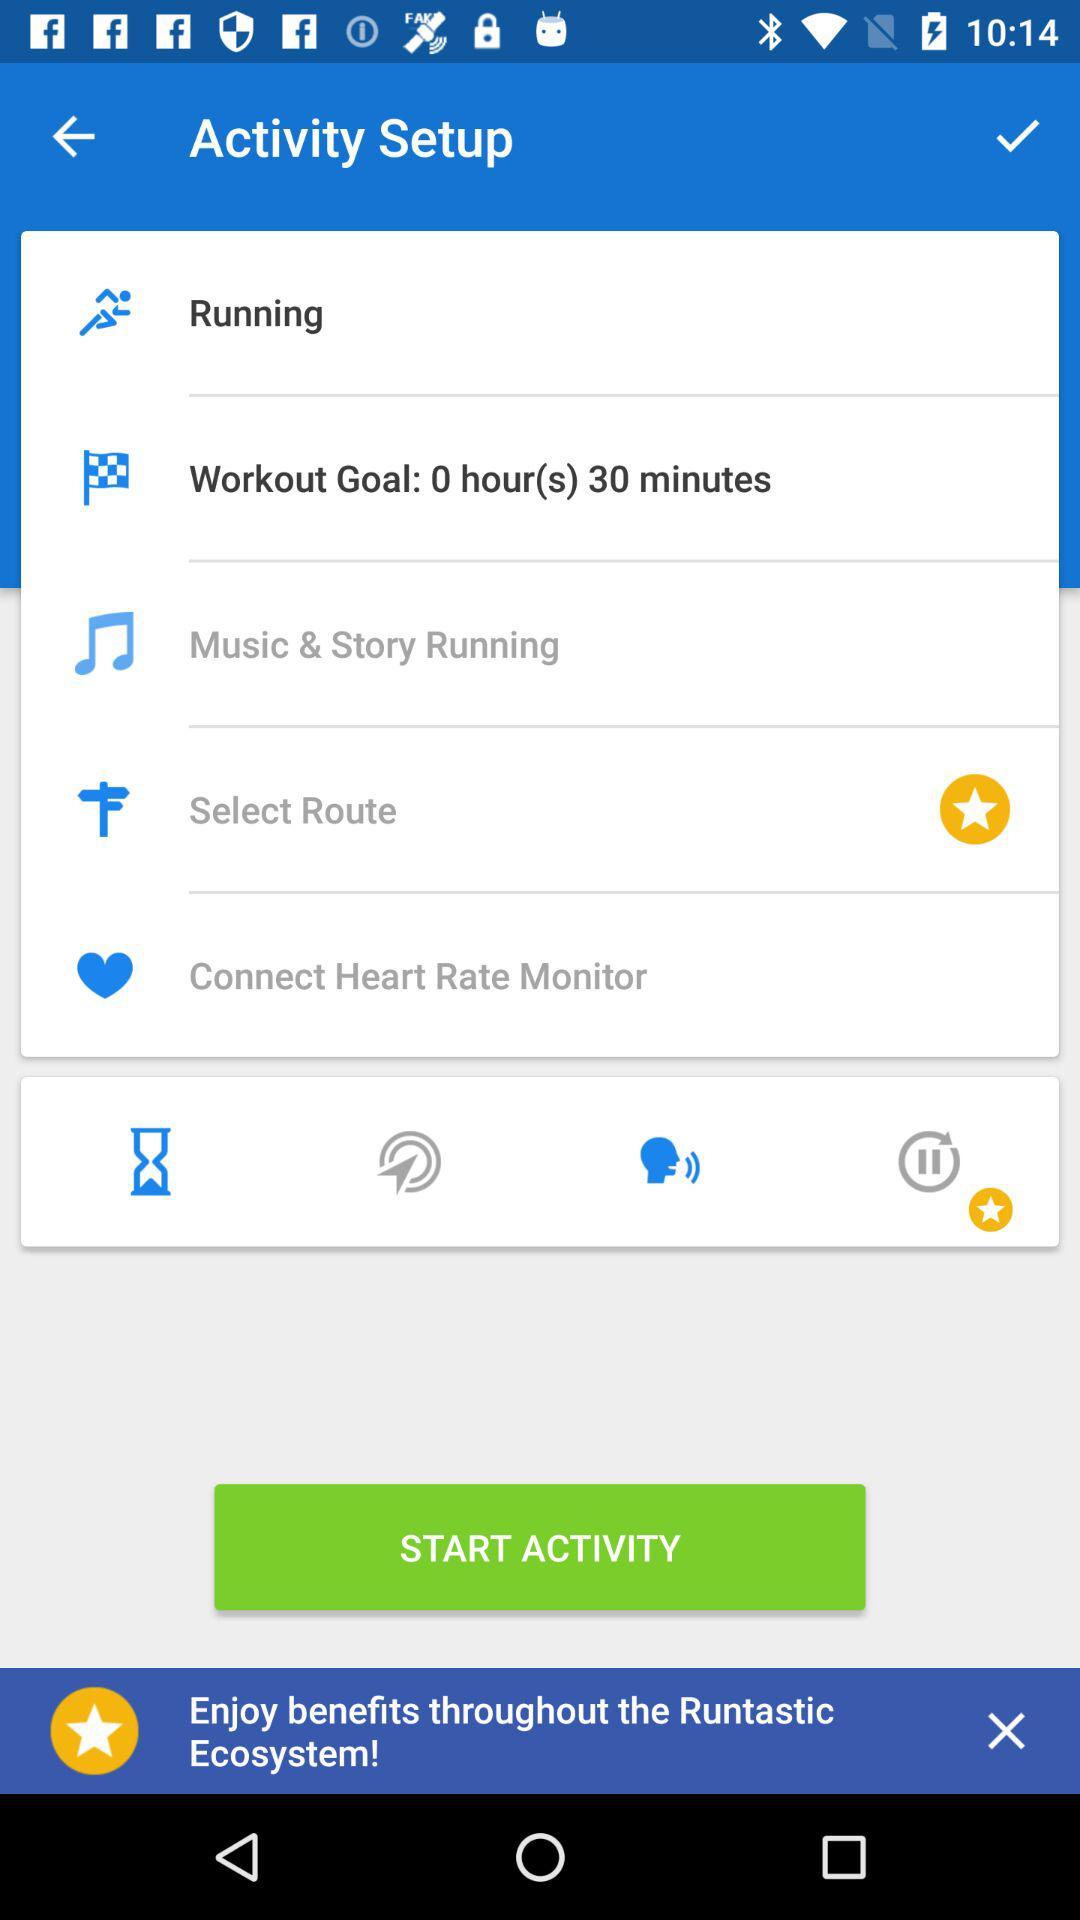  What do you see at coordinates (72, 135) in the screenshot?
I see `the icon to the left of the activity setup` at bounding box center [72, 135].